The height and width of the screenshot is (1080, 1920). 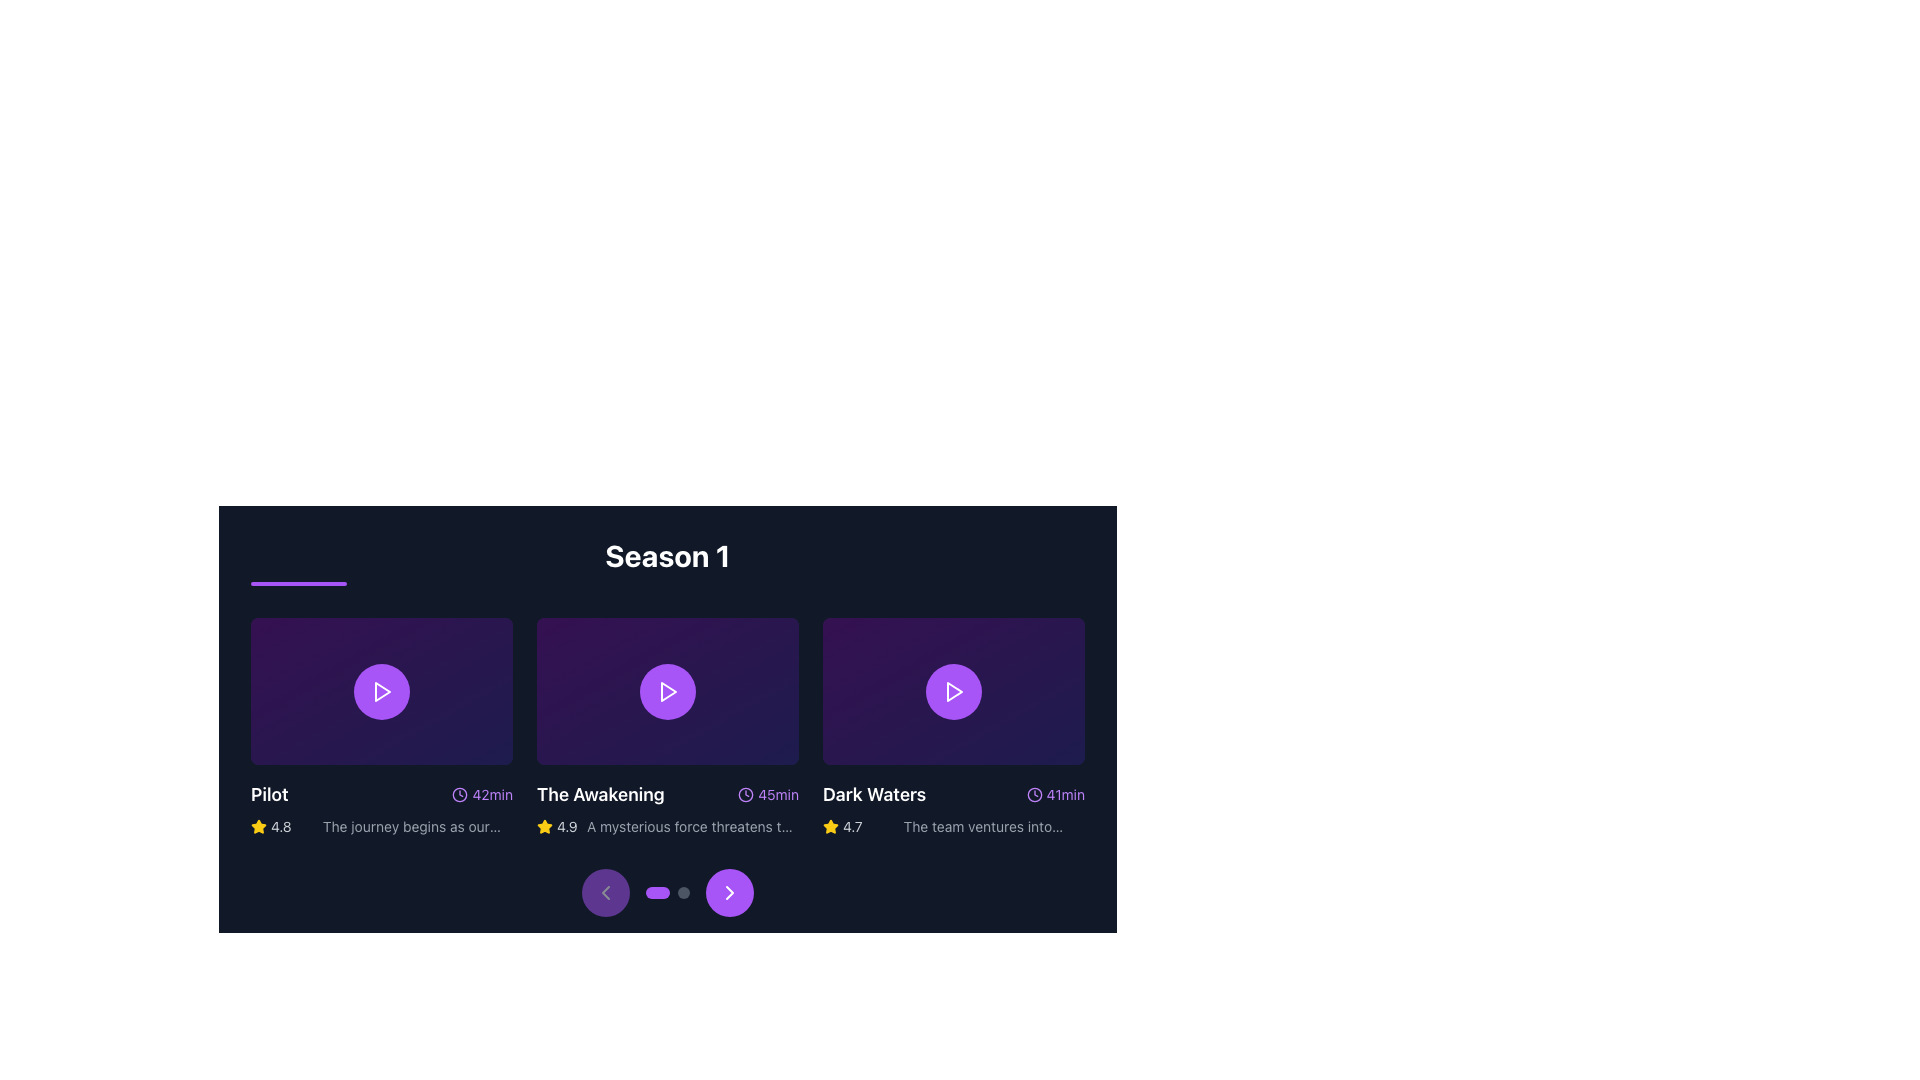 I want to click on the Label showing duration '41min', which is styled with a small purple font and is located to the right of a clock icon, part of the 'Dark Waters' entry, so click(x=1064, y=794).